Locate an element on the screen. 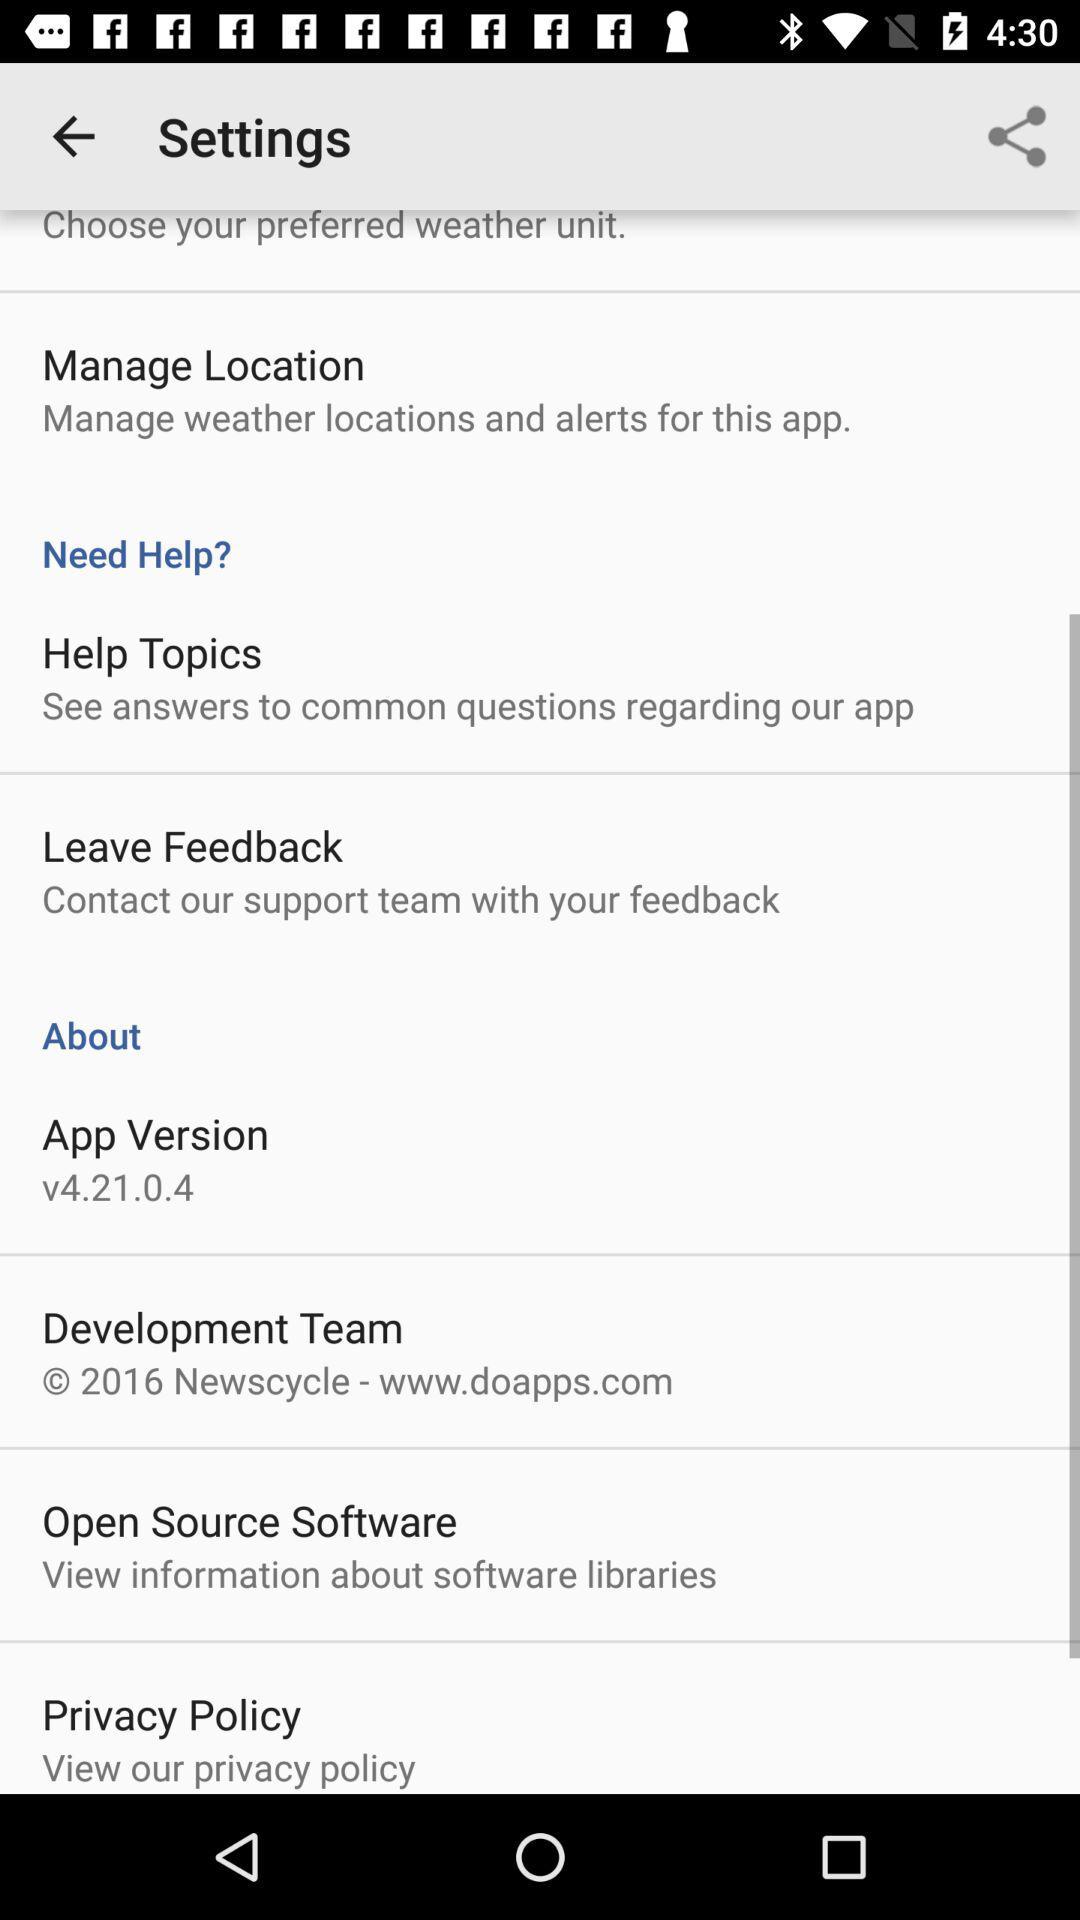 Image resolution: width=1080 pixels, height=1920 pixels. the help topics icon is located at coordinates (151, 651).